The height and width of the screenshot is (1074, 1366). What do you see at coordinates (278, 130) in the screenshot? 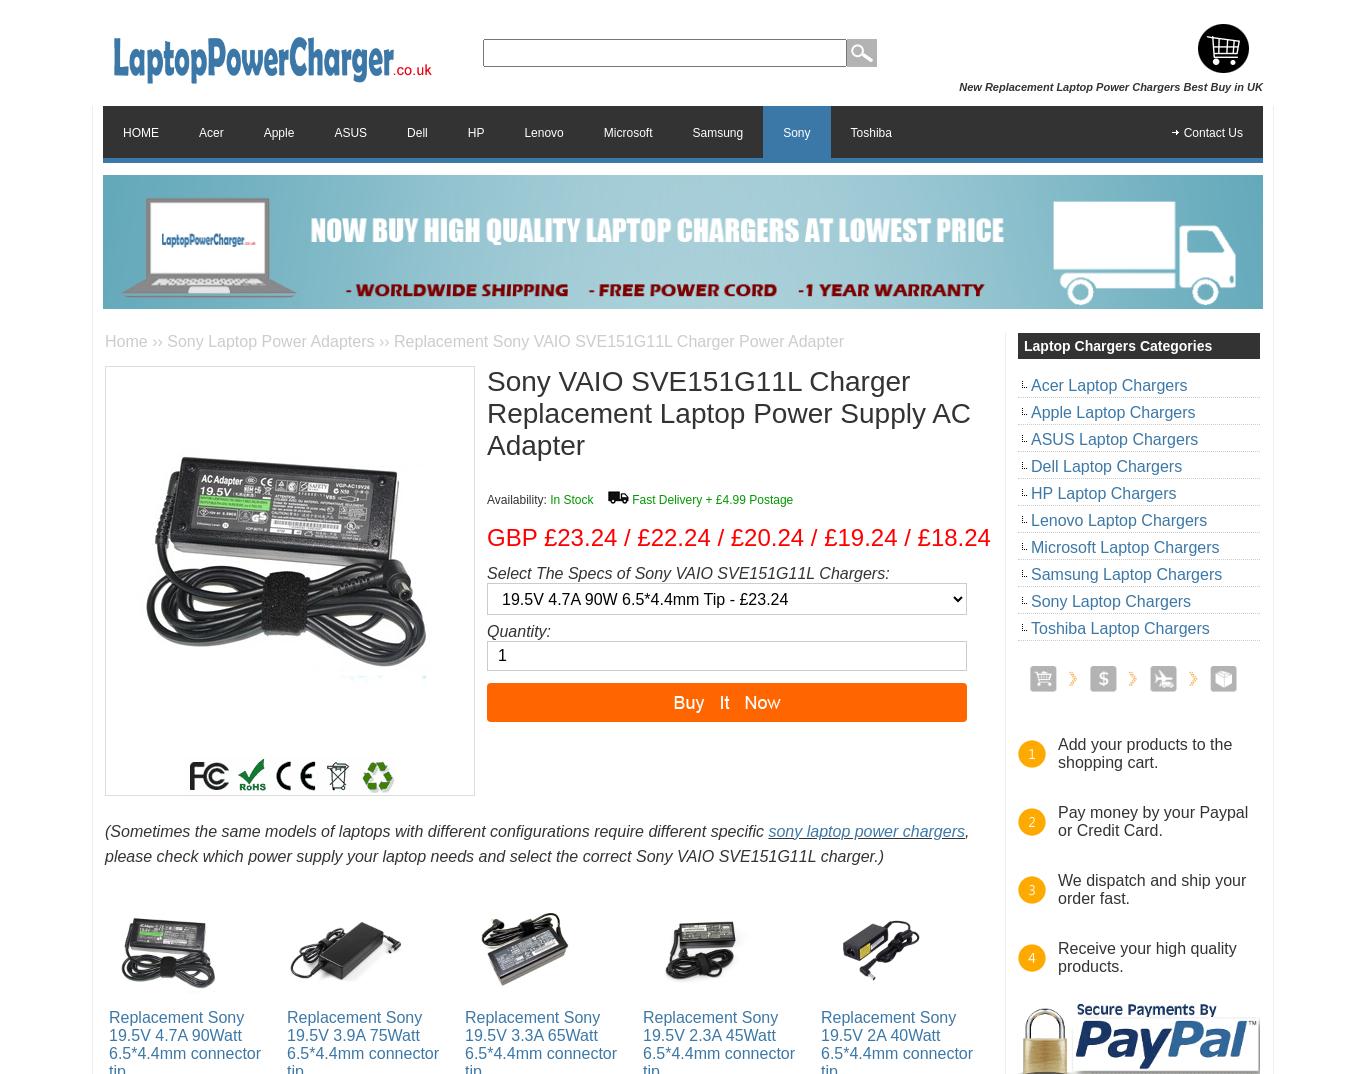
I see `'Apple'` at bounding box center [278, 130].